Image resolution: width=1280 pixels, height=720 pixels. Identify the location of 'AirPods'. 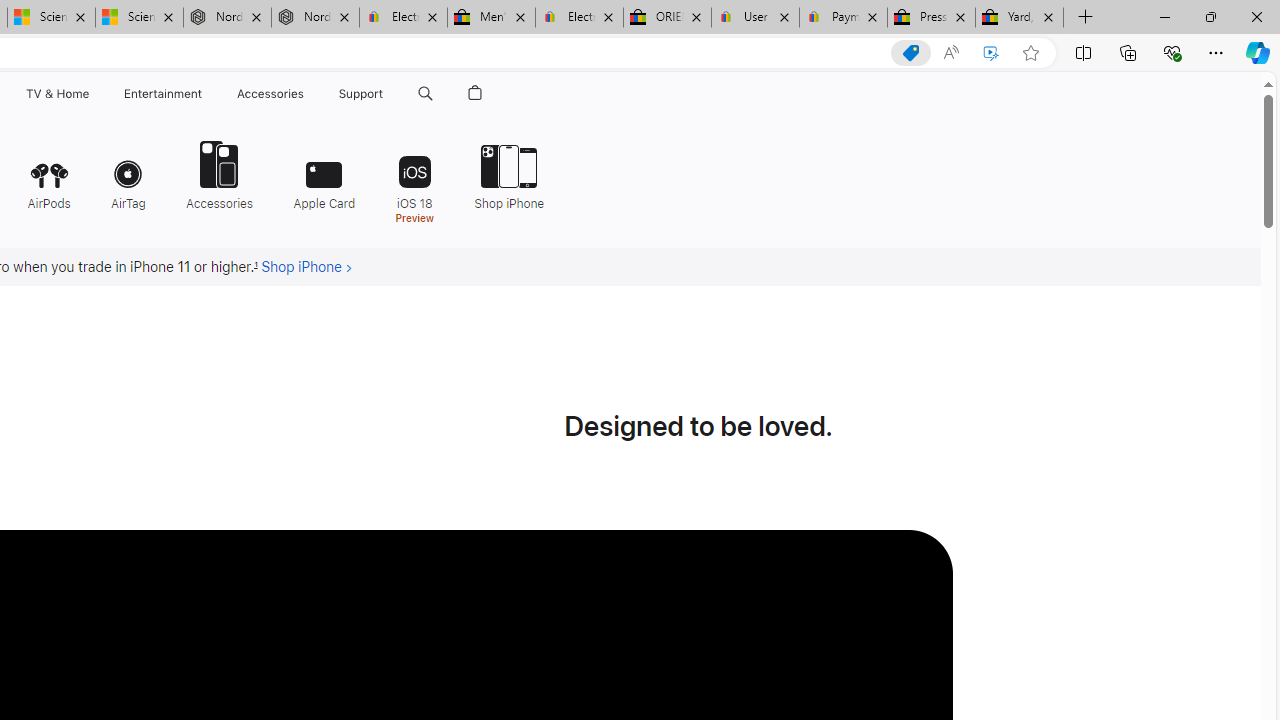
(48, 172).